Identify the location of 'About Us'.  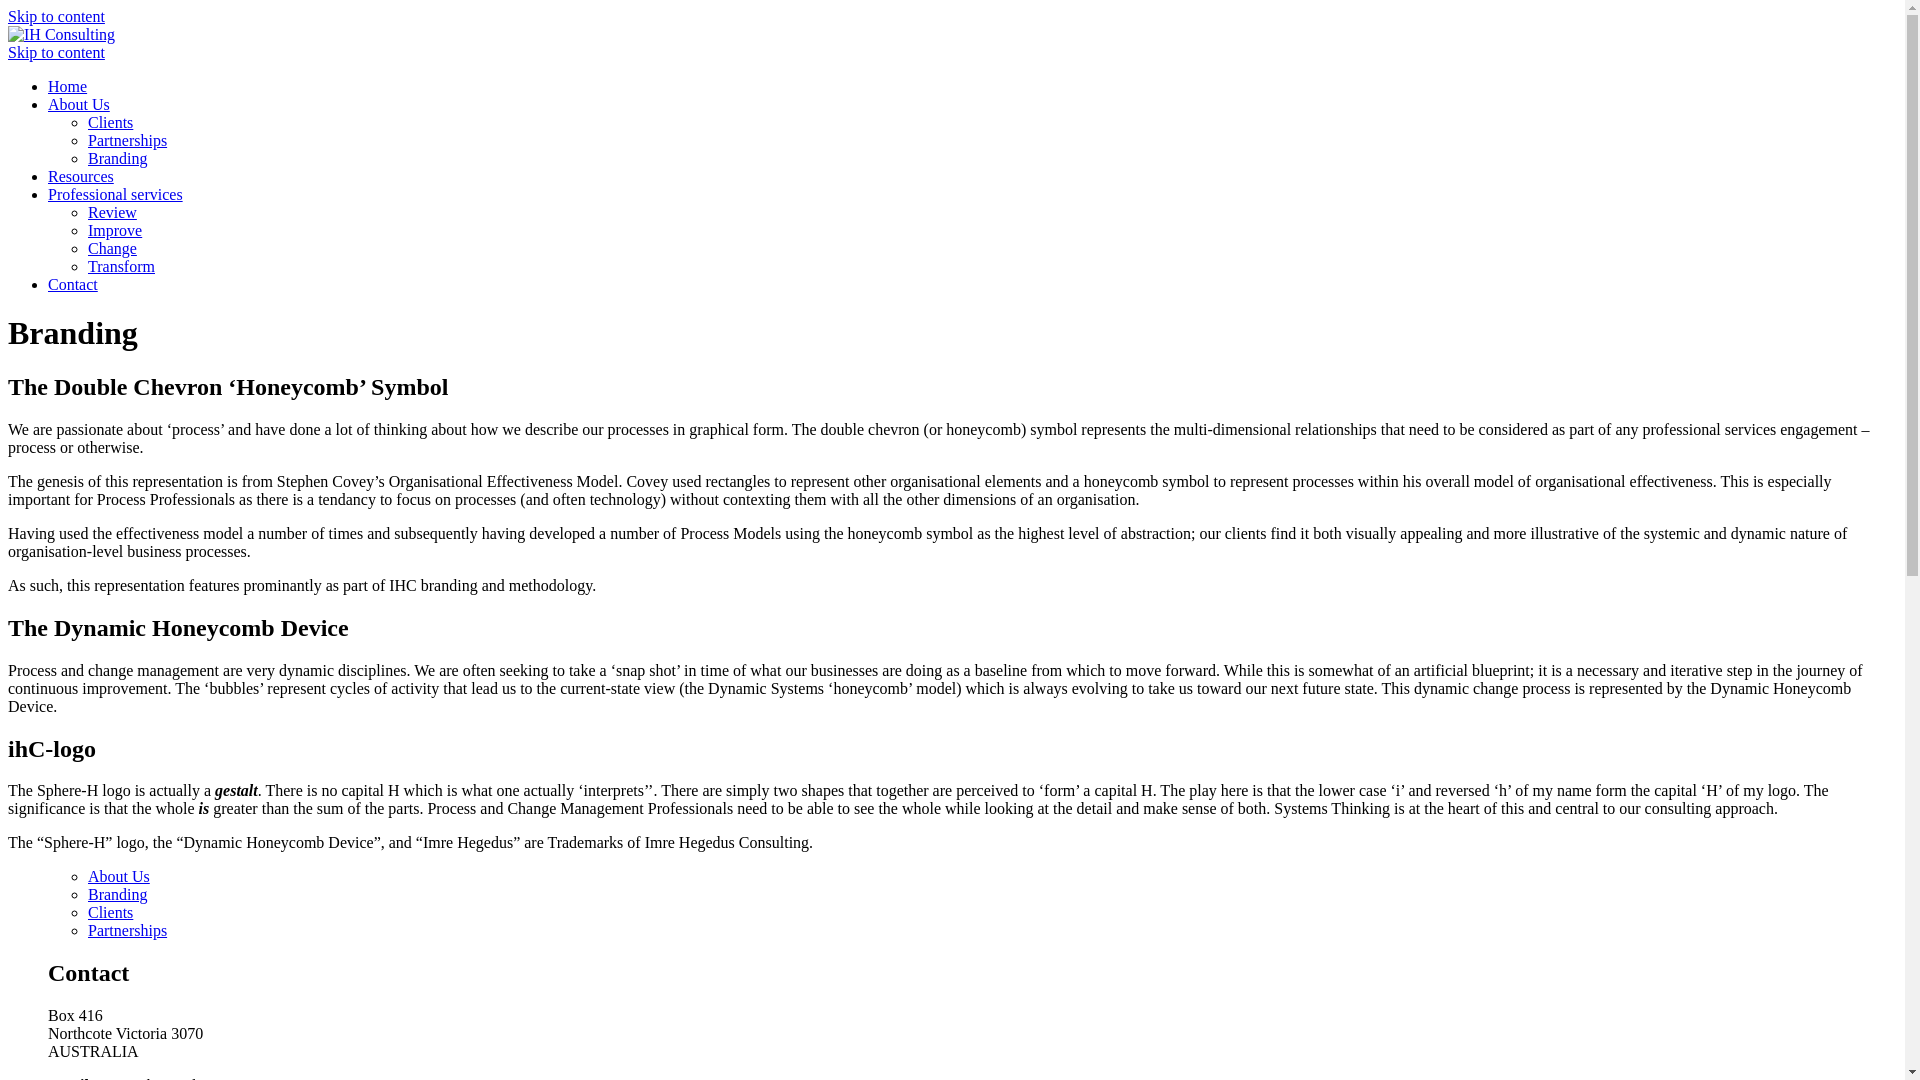
(118, 875).